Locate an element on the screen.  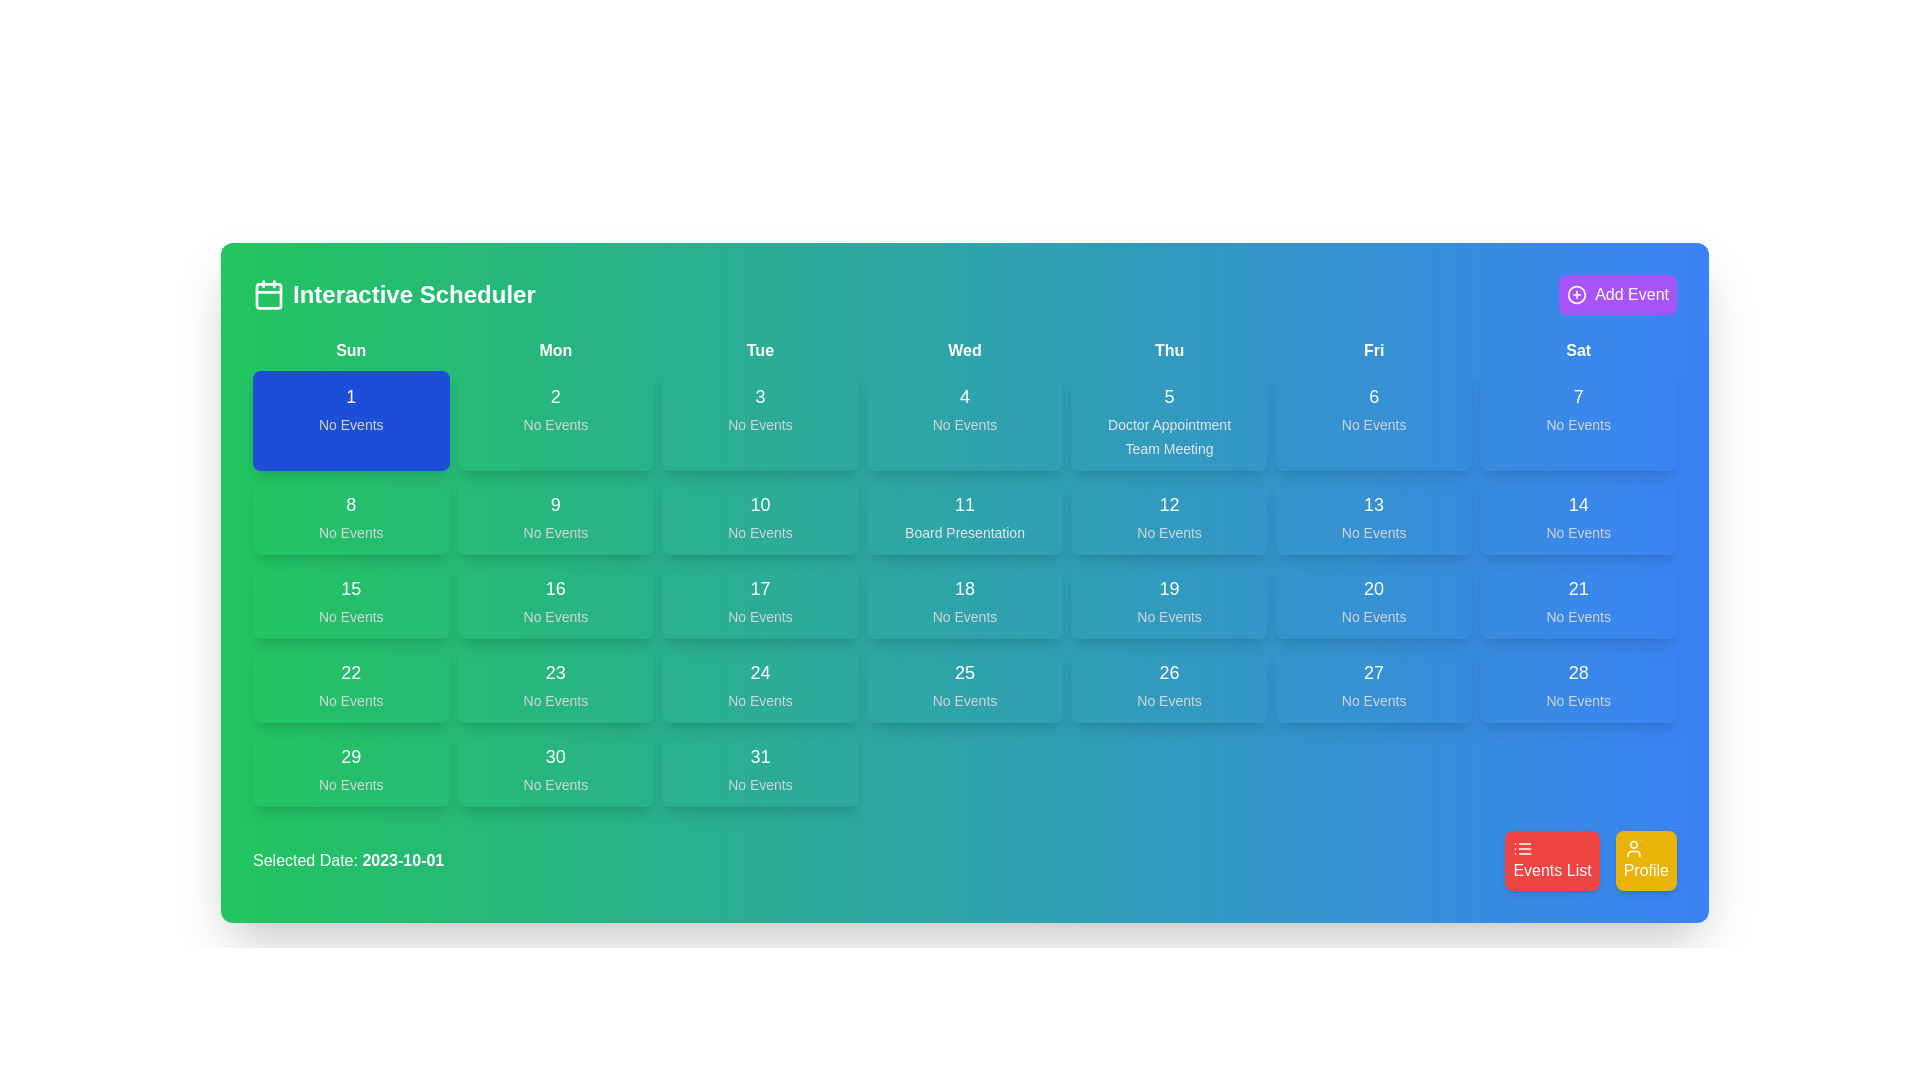
the text displaying the number '11' in the calendar grid, located in the fourth column and third row, styled with large bold font and centered alignment is located at coordinates (964, 504).